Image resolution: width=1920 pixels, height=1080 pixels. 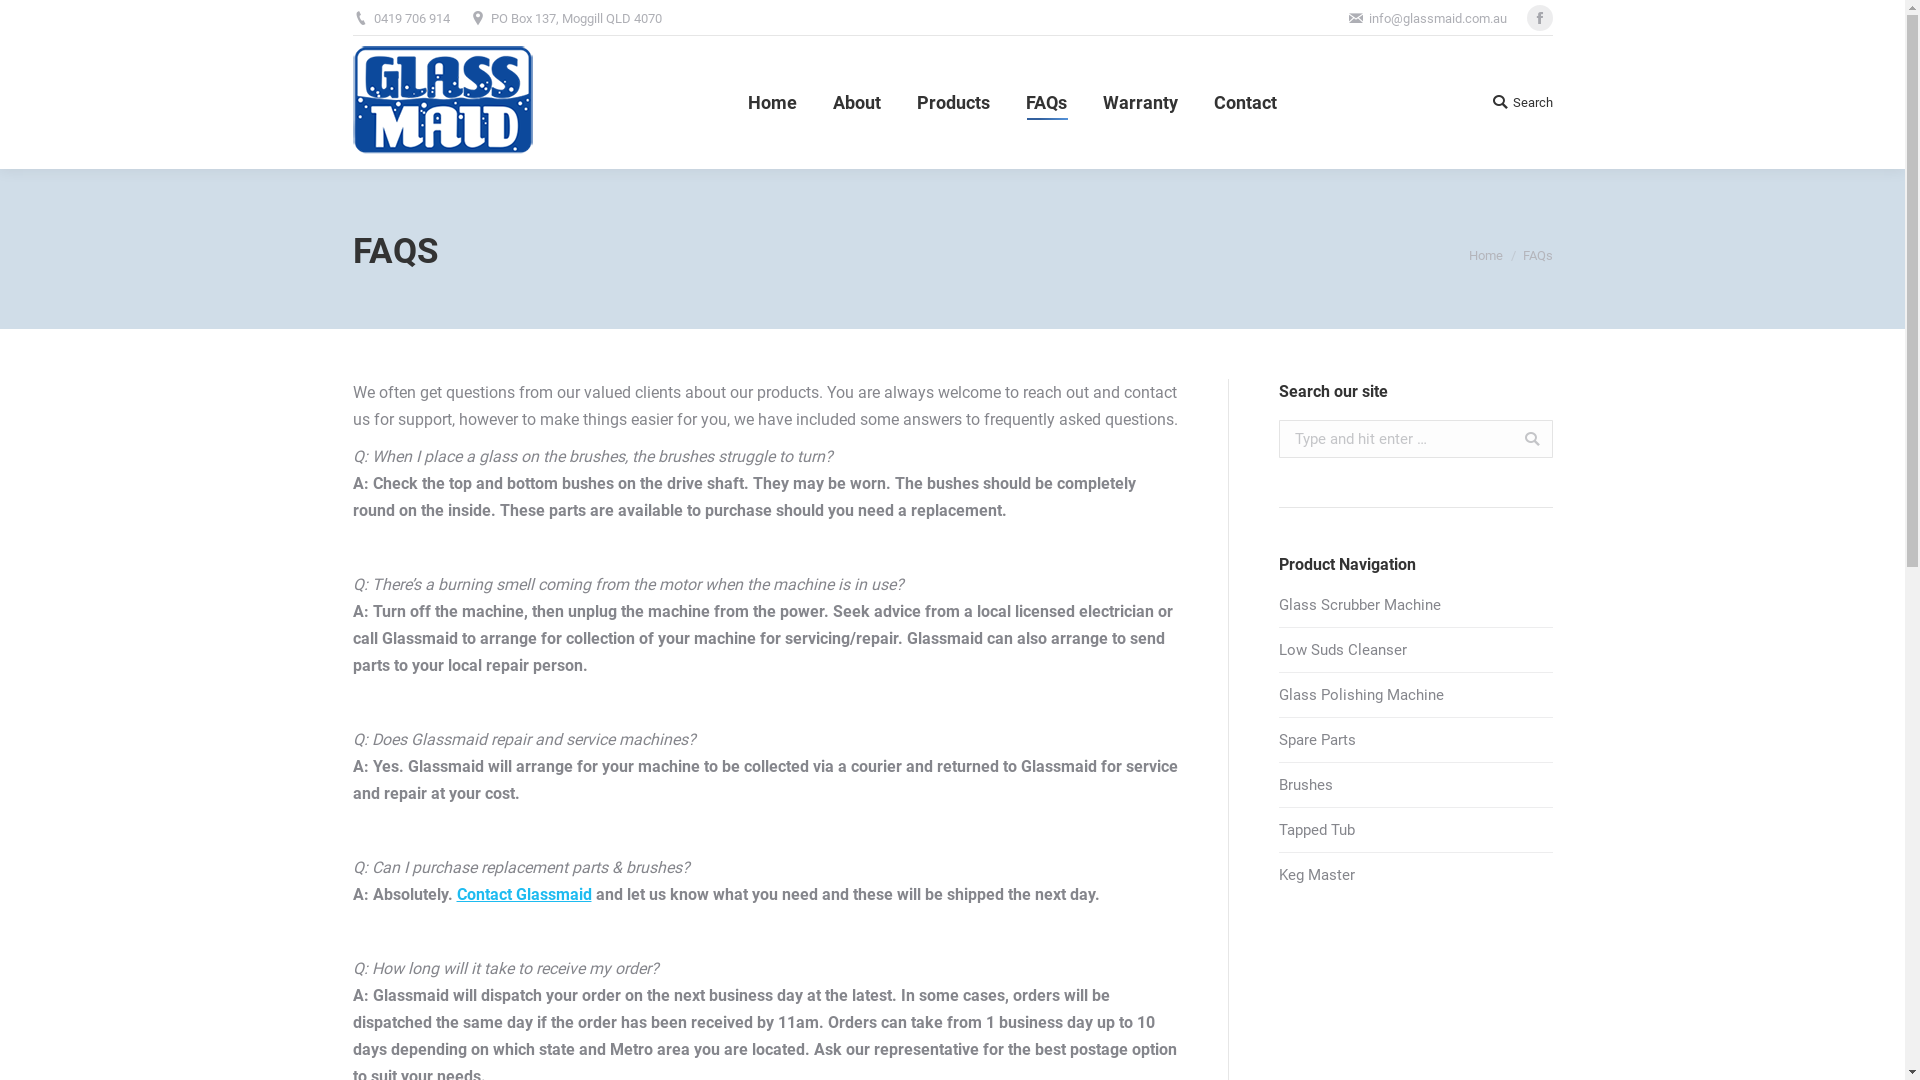 I want to click on 'Glass Polishing Machine', so click(x=1360, y=694).